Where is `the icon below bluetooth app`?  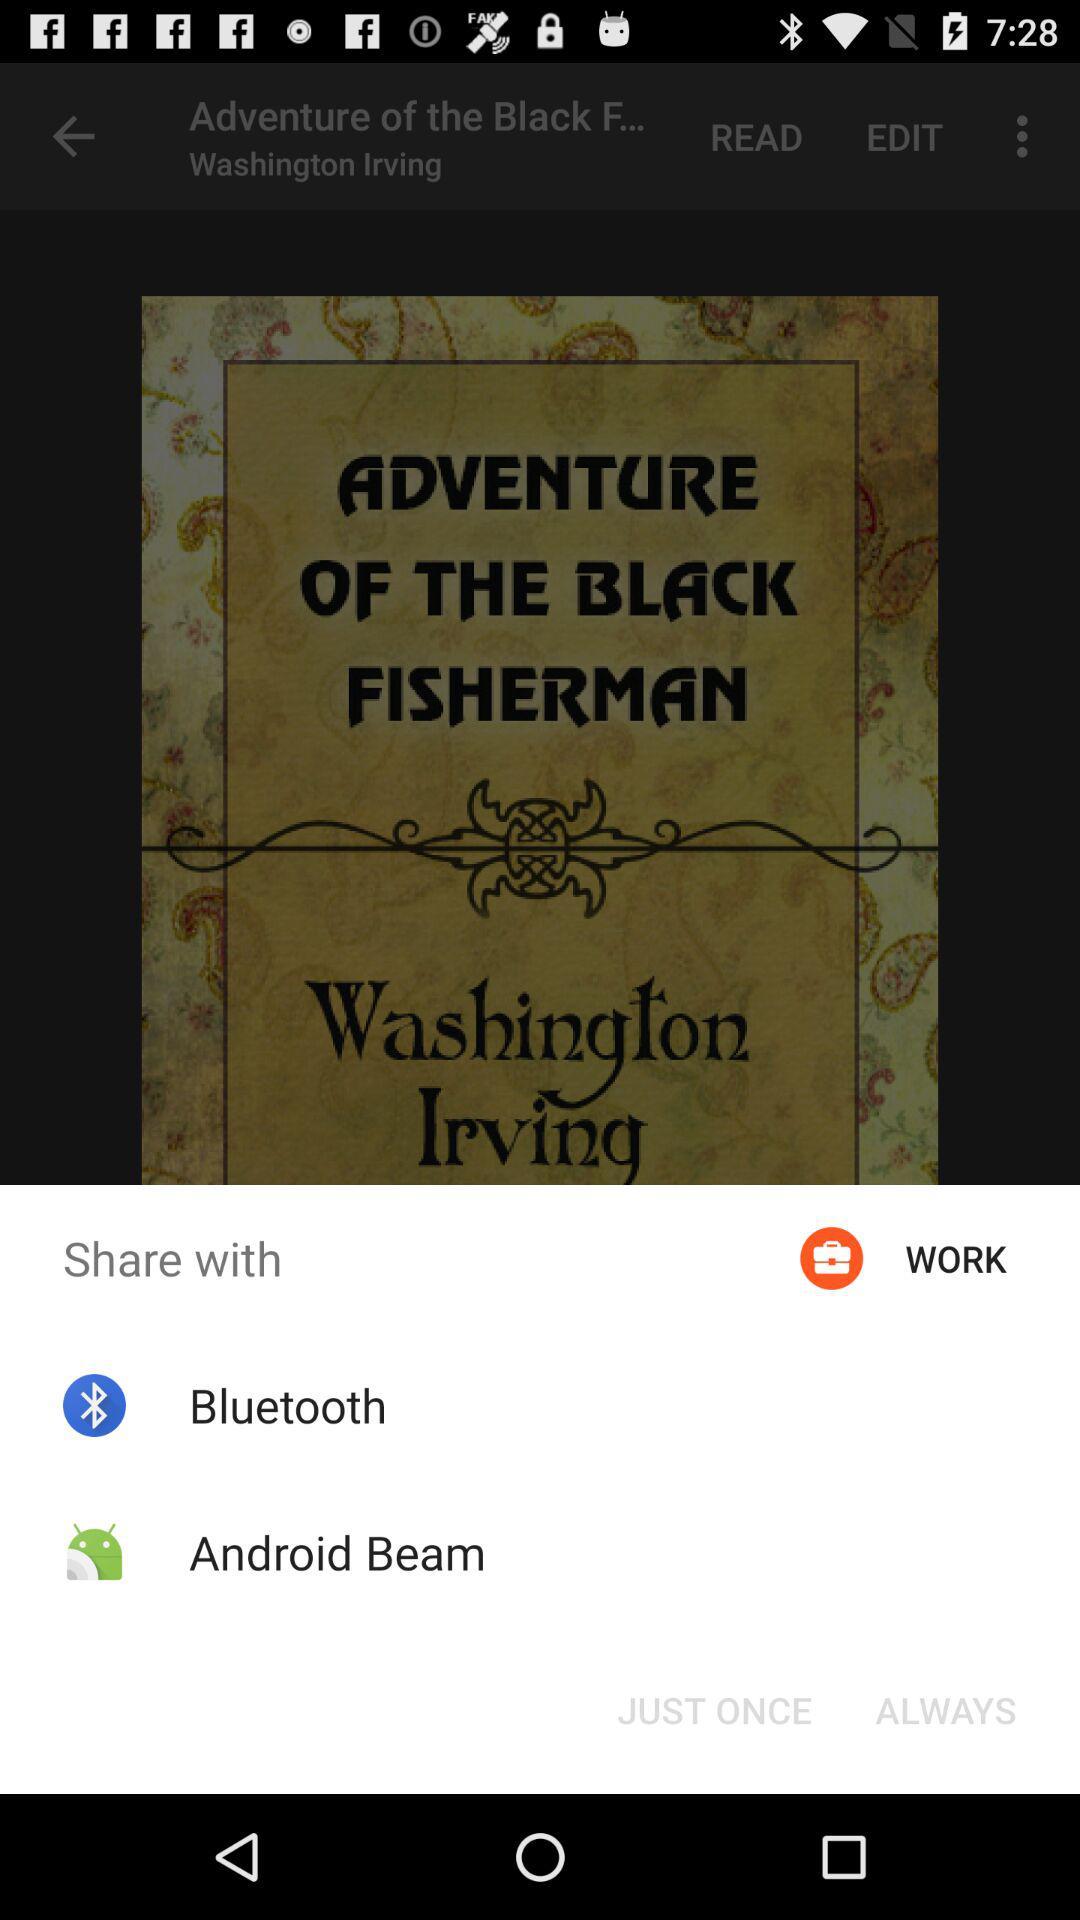
the icon below bluetooth app is located at coordinates (336, 1551).